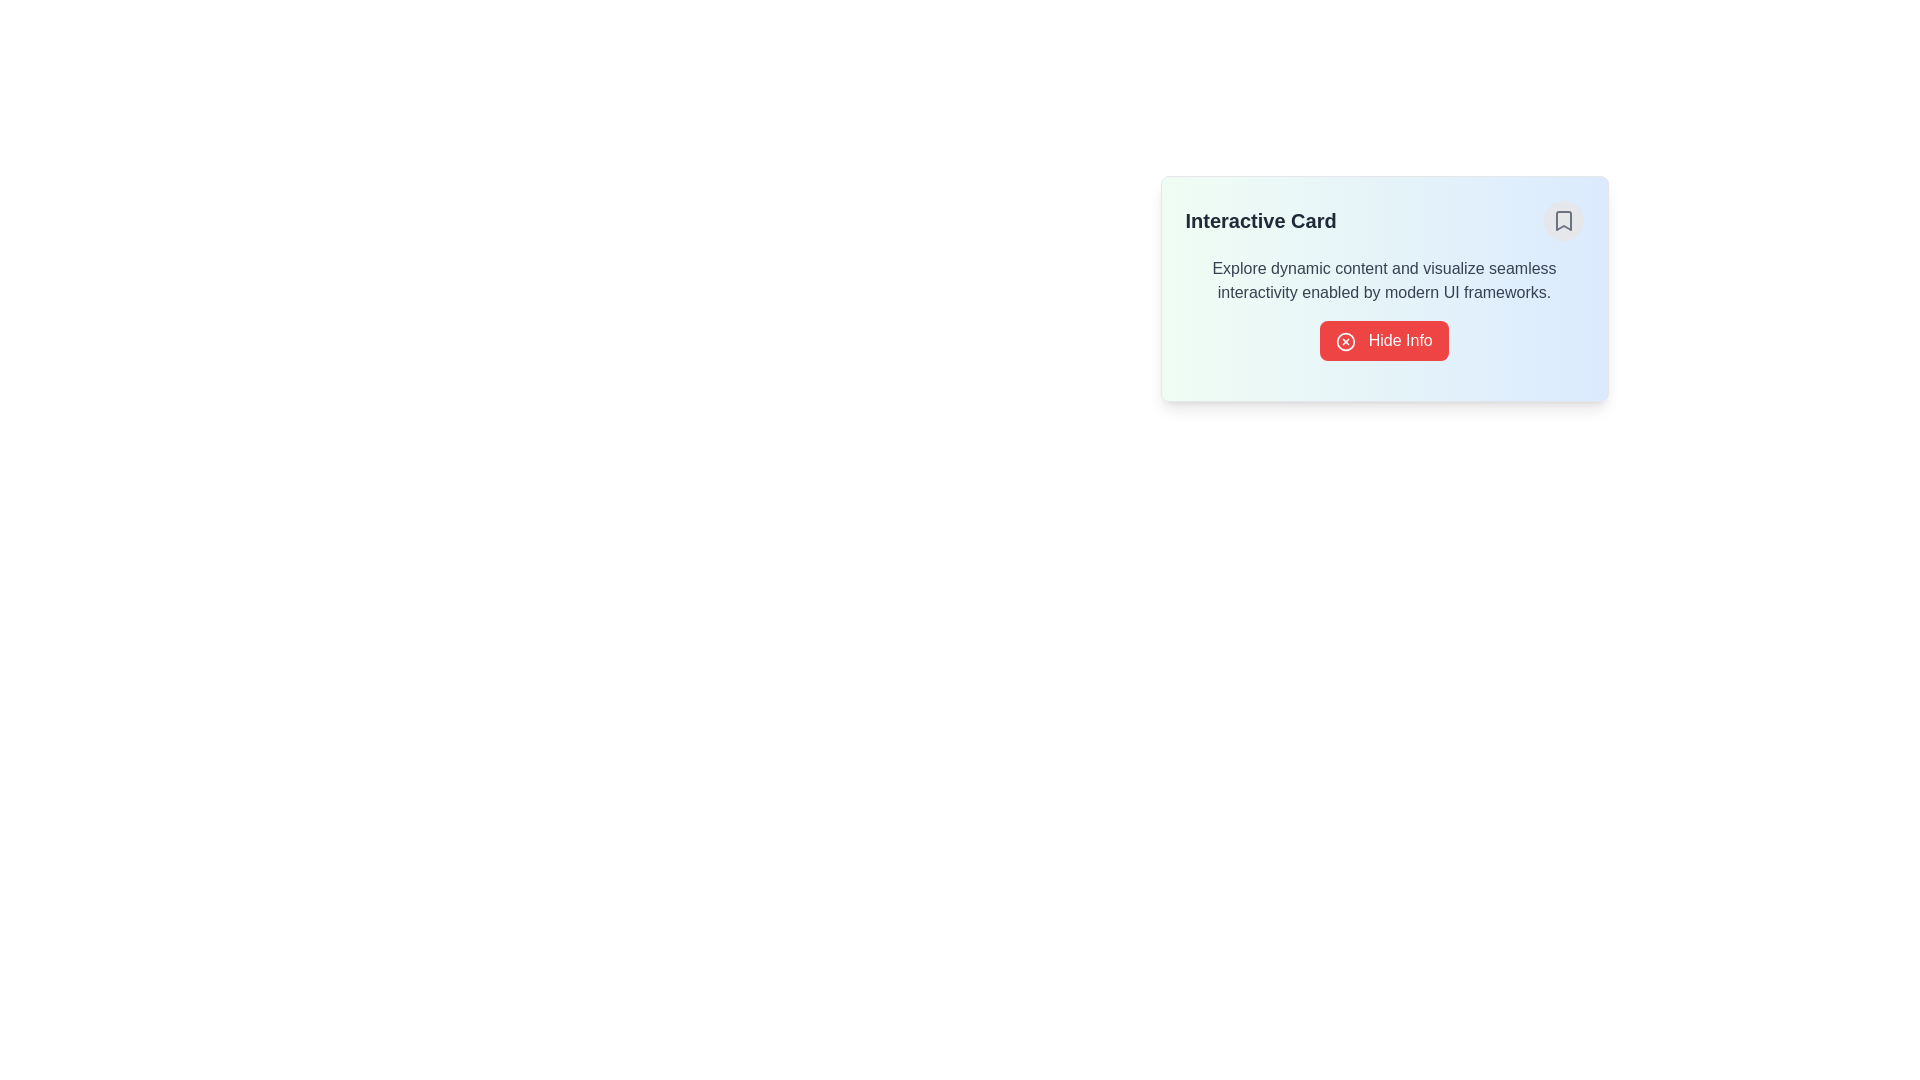 The height and width of the screenshot is (1080, 1920). I want to click on the icon that visually represents the 'Hide Info' button, located to the left of the button text, so click(1346, 340).